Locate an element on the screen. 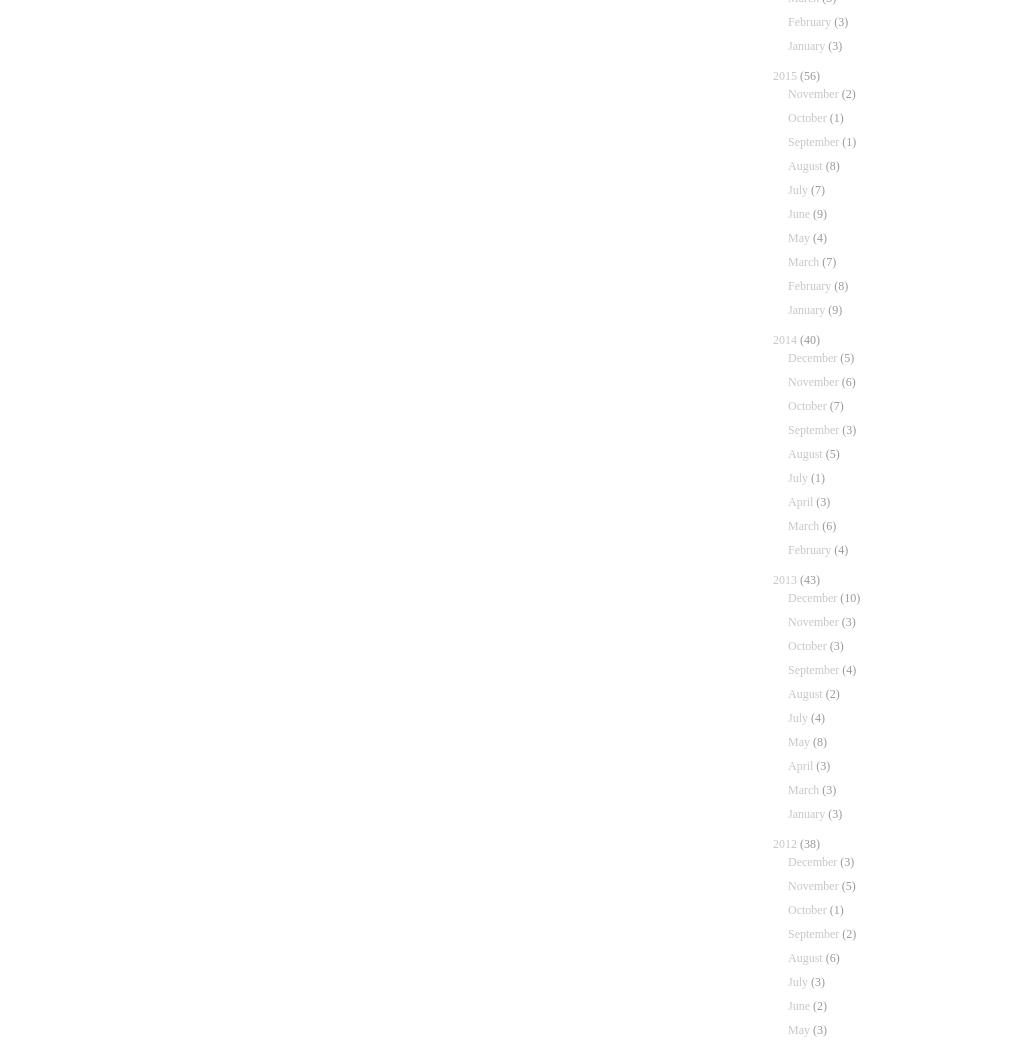 The height and width of the screenshot is (1042, 1028). '2012' is located at coordinates (772, 844).